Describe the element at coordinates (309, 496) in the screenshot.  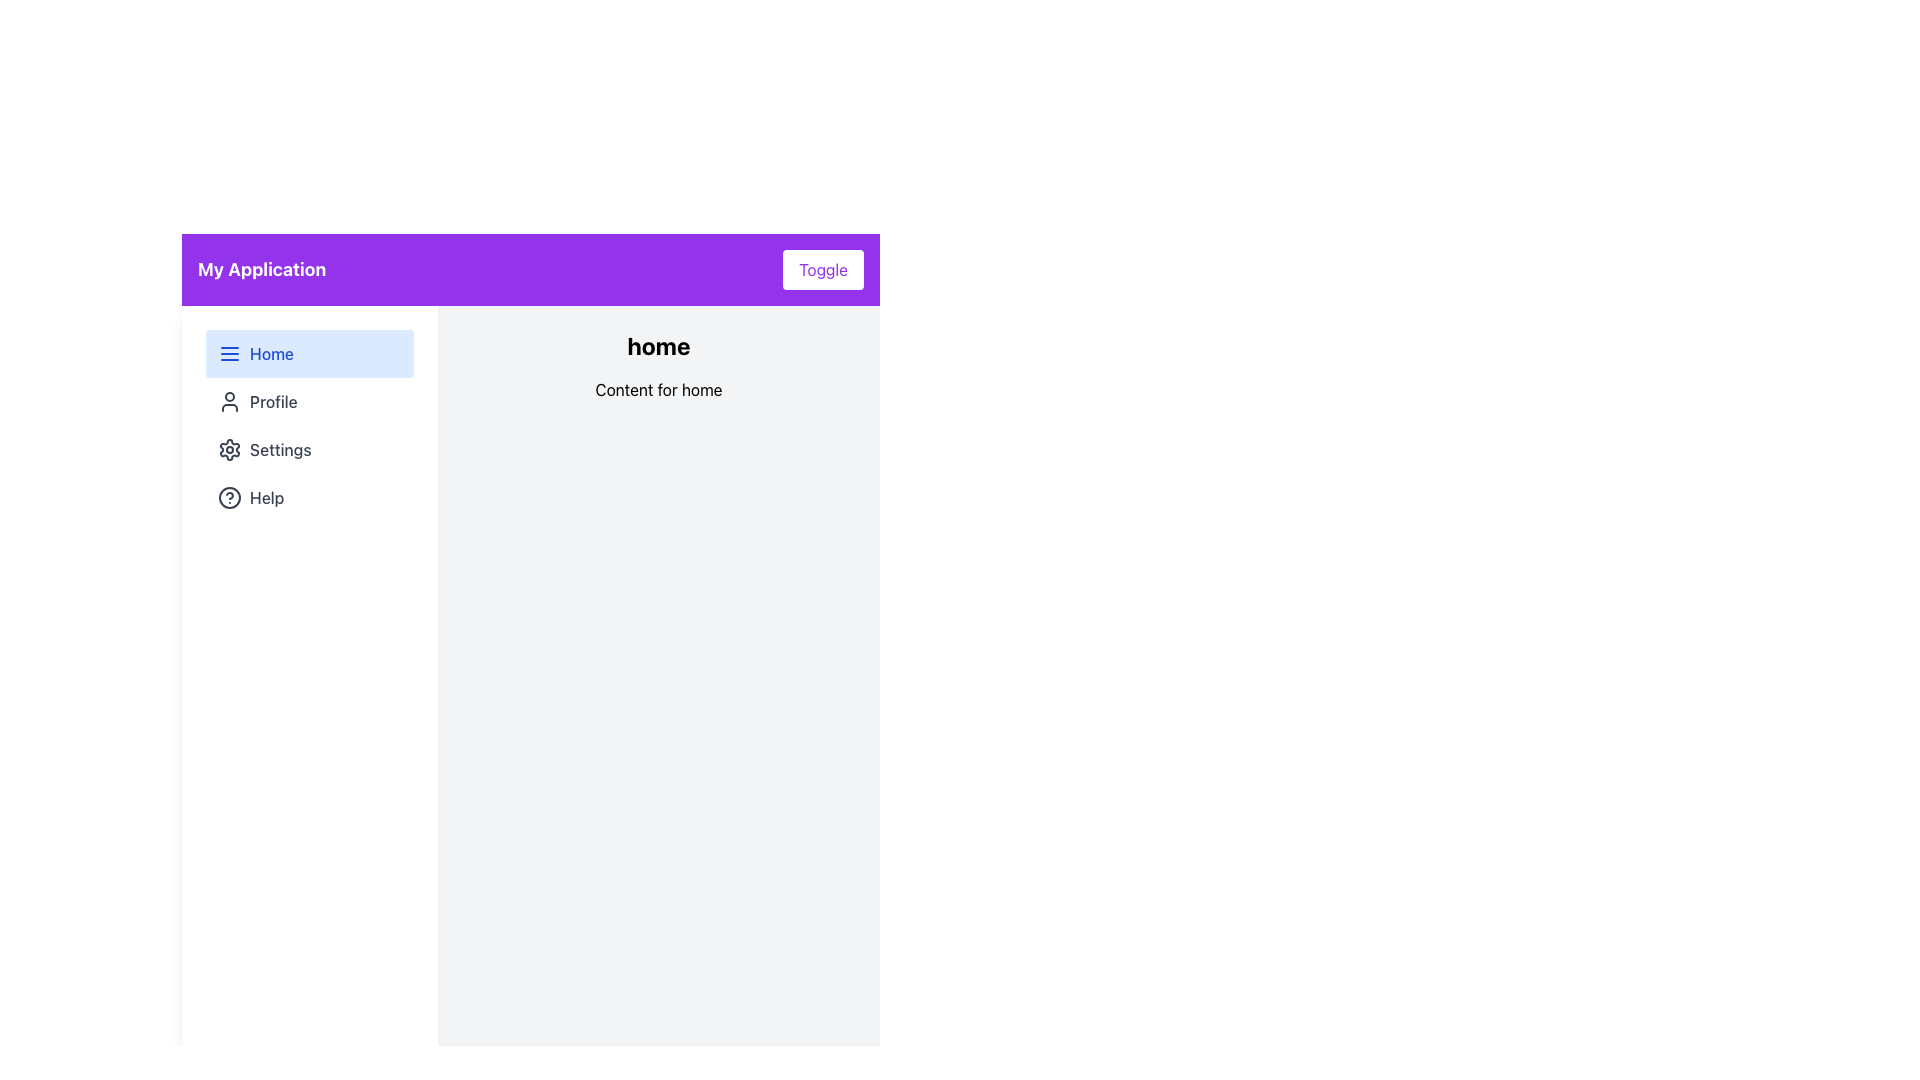
I see `the Help button located in the left column of the navigation menu` at that location.